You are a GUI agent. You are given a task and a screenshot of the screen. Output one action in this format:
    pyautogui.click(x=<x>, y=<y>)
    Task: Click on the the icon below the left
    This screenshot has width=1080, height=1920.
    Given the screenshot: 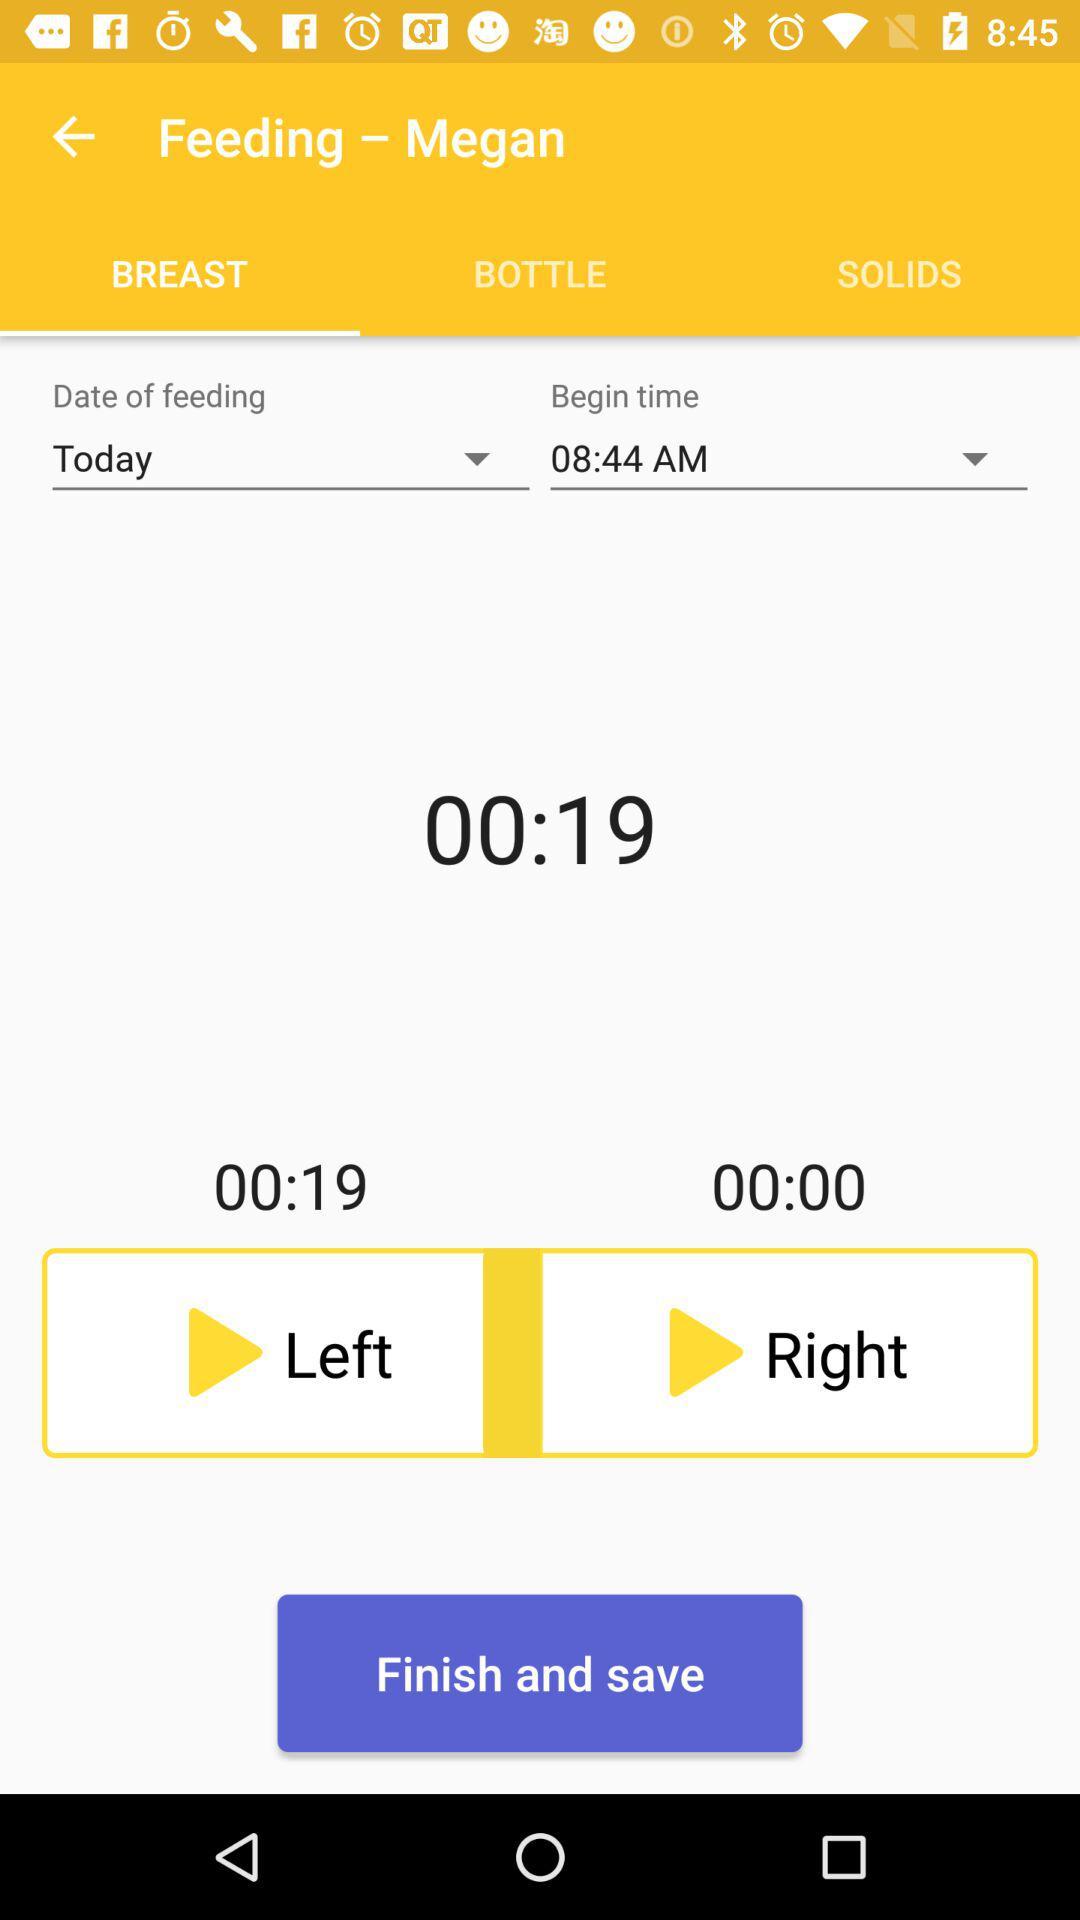 What is the action you would take?
    pyautogui.click(x=540, y=1673)
    